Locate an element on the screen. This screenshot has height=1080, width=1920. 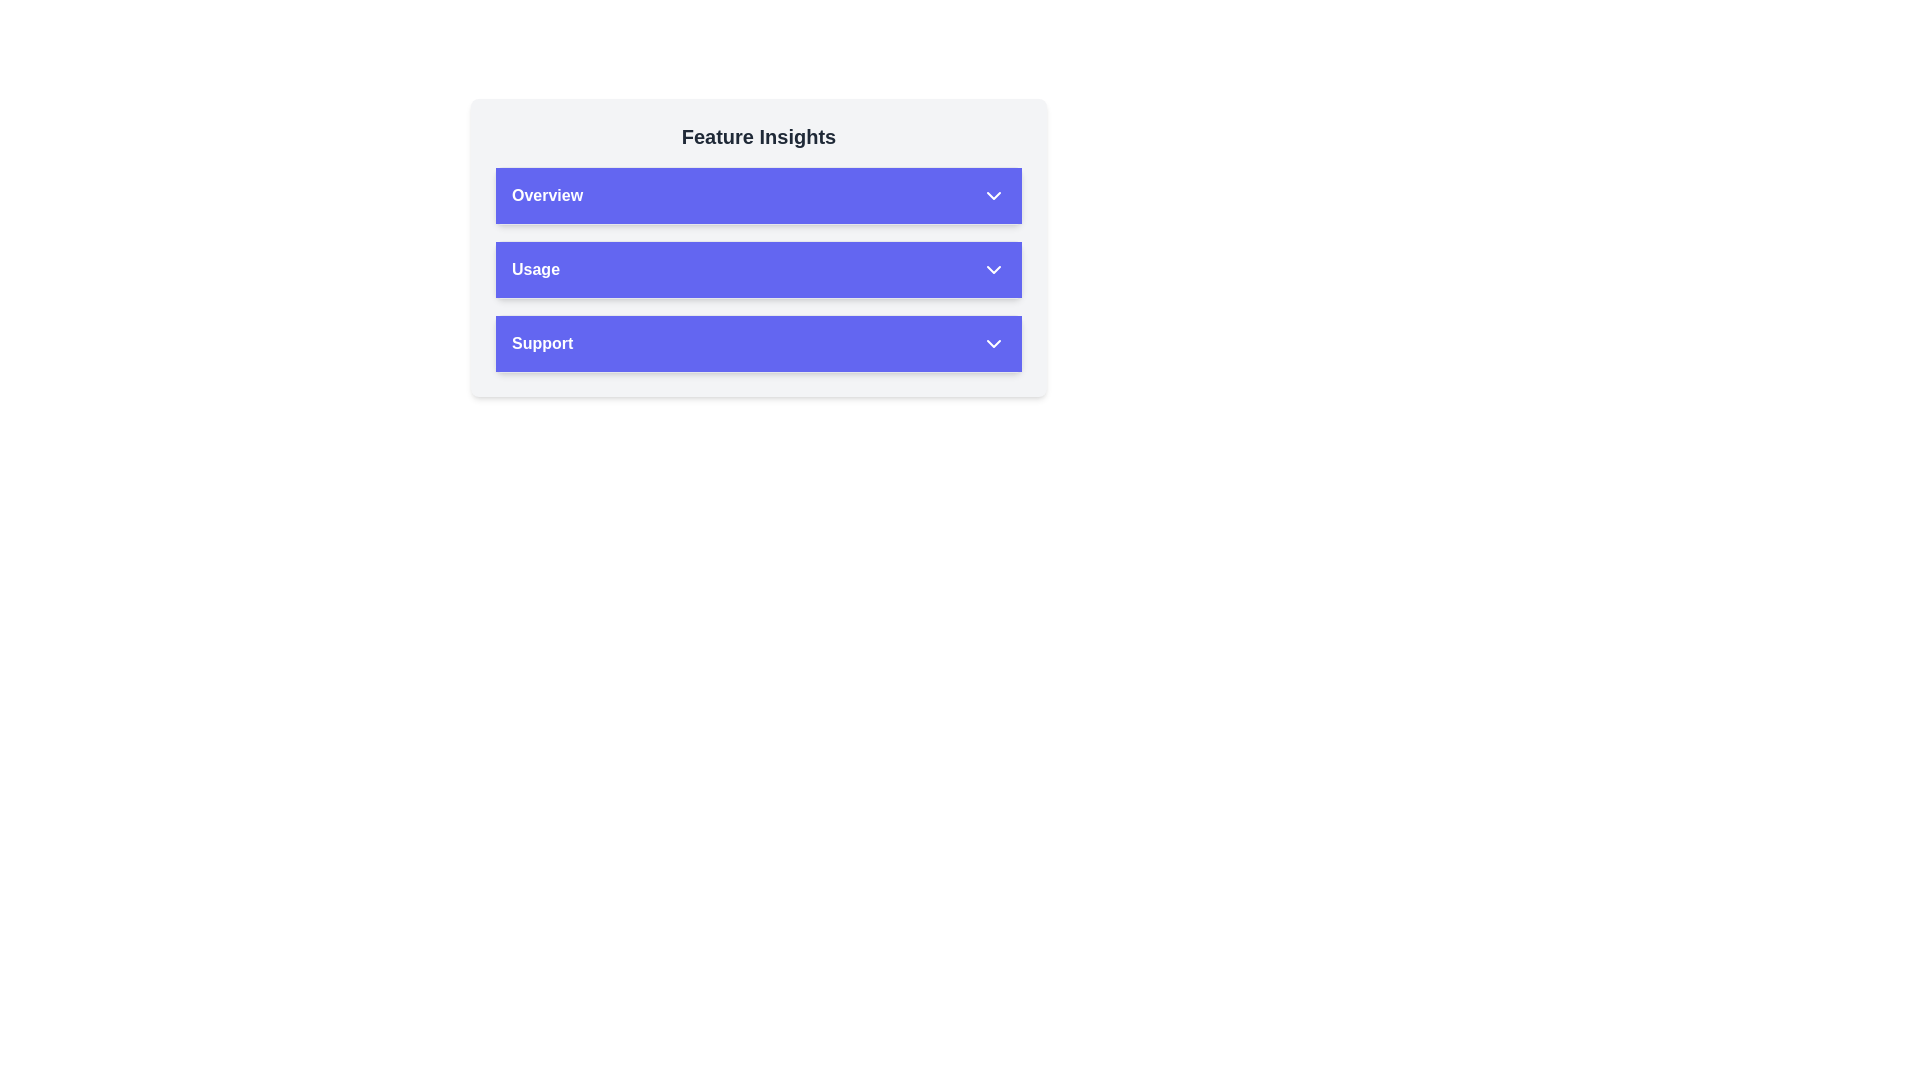
the downward-pointing arrow icon located on the right side of the 'Usage' header in the 'Feature Insights' section to check for any appearance changes is located at coordinates (993, 270).